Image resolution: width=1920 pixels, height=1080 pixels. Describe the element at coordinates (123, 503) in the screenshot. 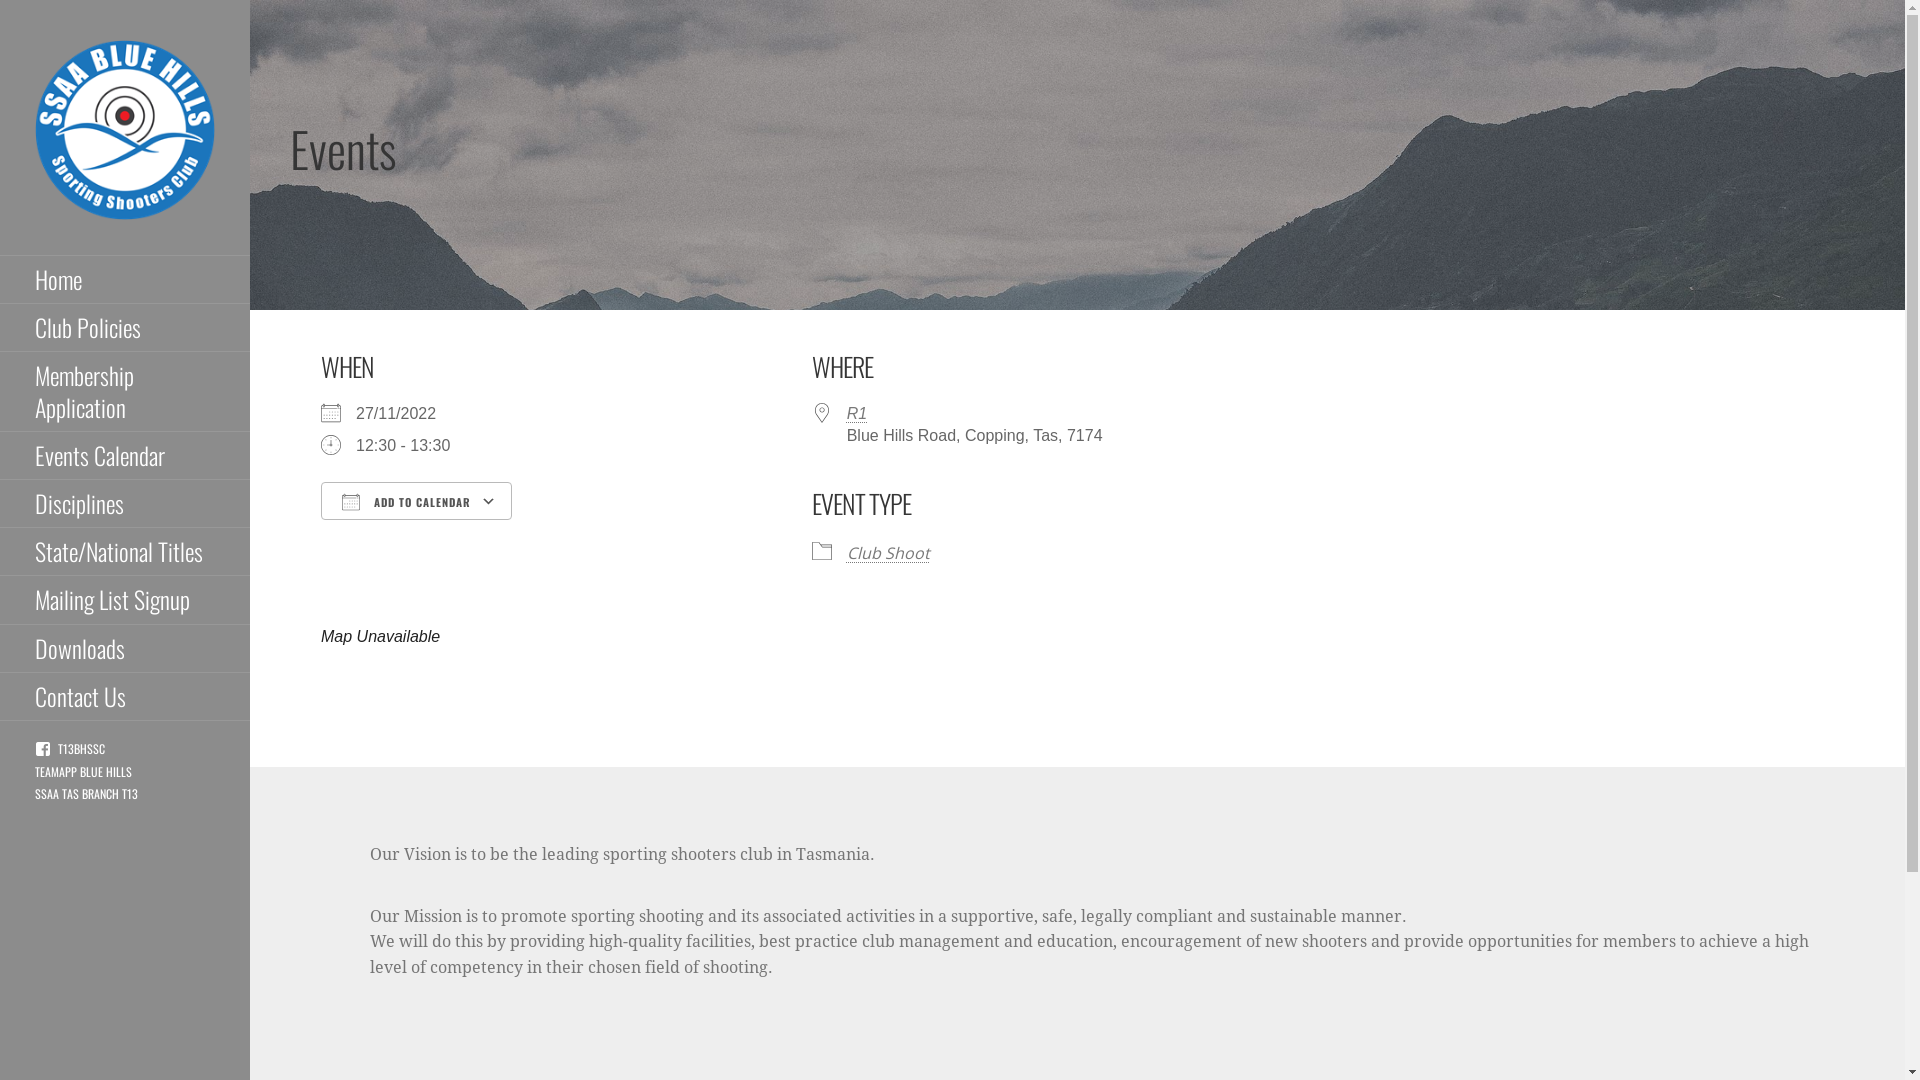

I see `'Disciplines'` at that location.